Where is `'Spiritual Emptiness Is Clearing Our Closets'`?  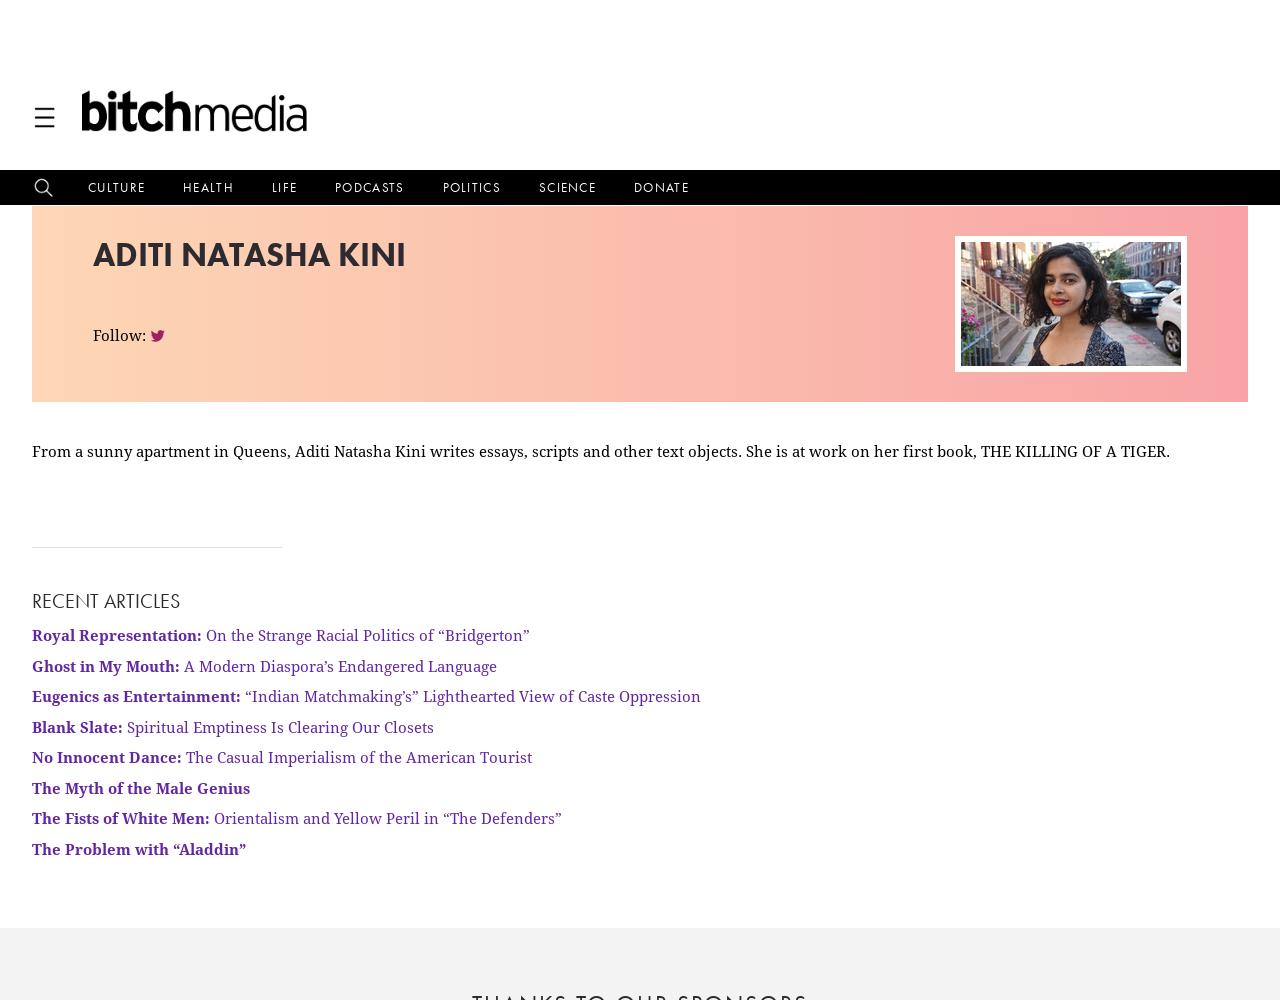
'Spiritual Emptiness Is Clearing Our Closets' is located at coordinates (277, 725).